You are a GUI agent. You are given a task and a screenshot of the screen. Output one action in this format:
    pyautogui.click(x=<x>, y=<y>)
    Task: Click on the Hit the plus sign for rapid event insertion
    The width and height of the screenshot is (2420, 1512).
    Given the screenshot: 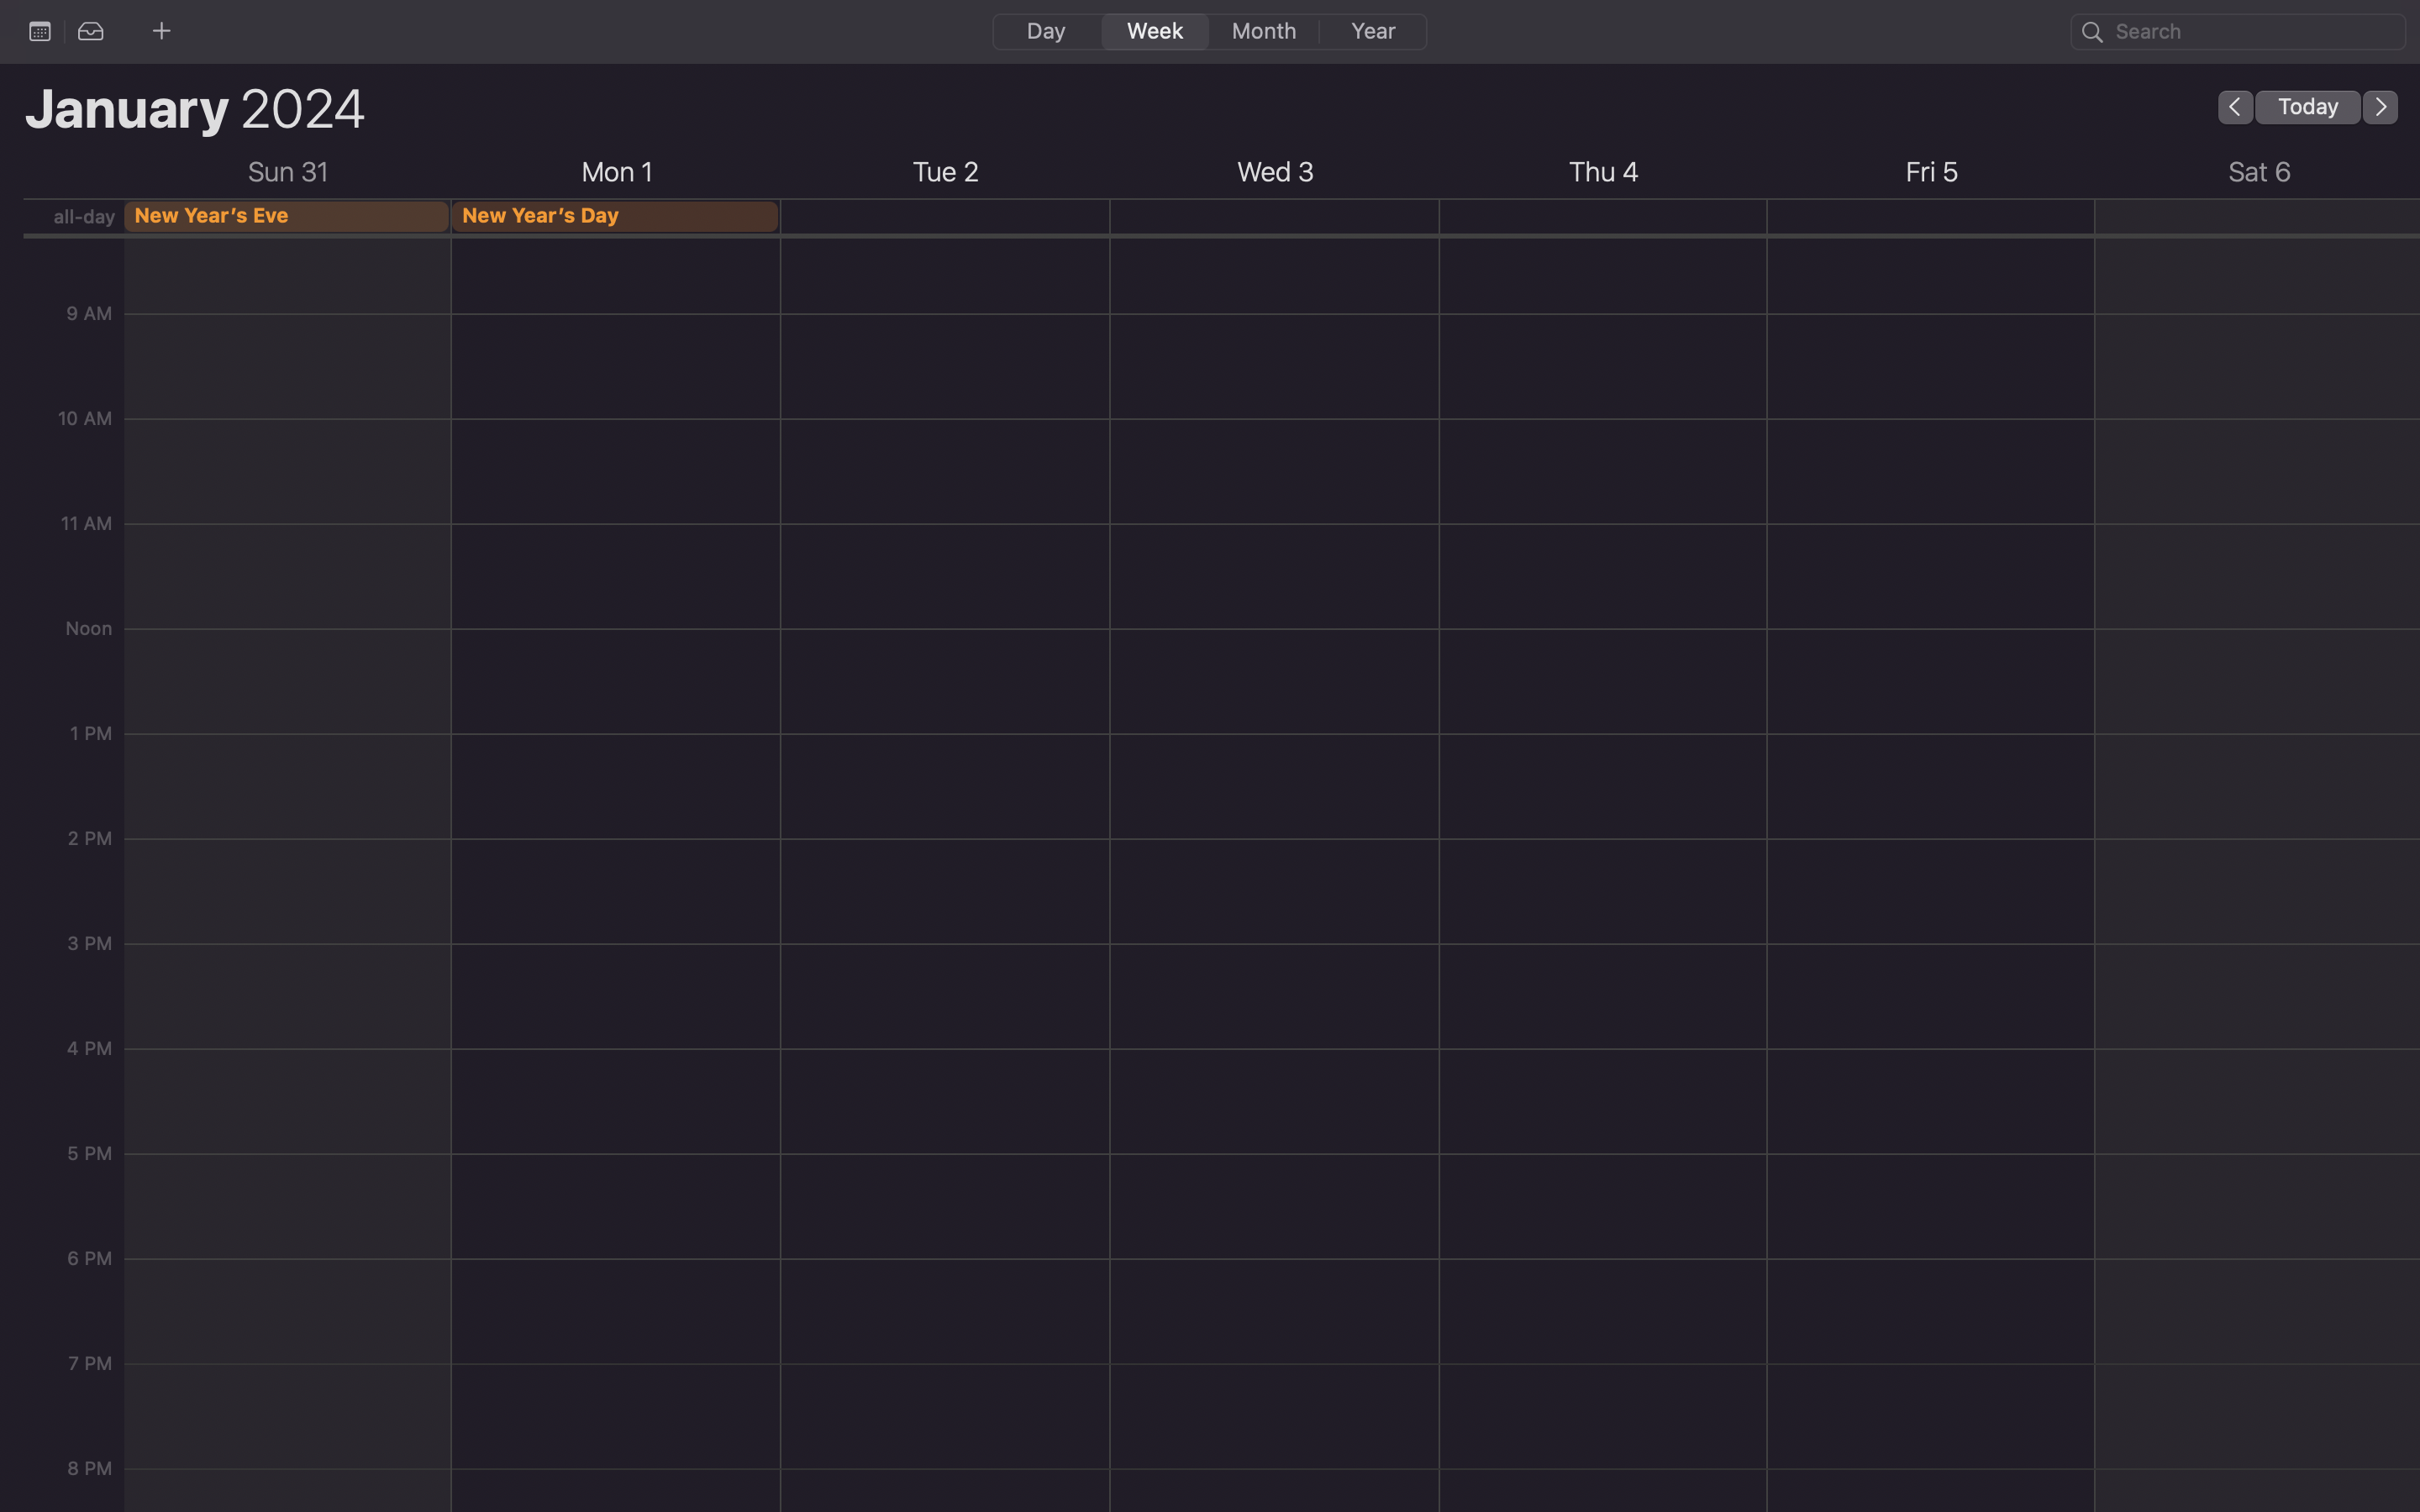 What is the action you would take?
    pyautogui.click(x=160, y=29)
    